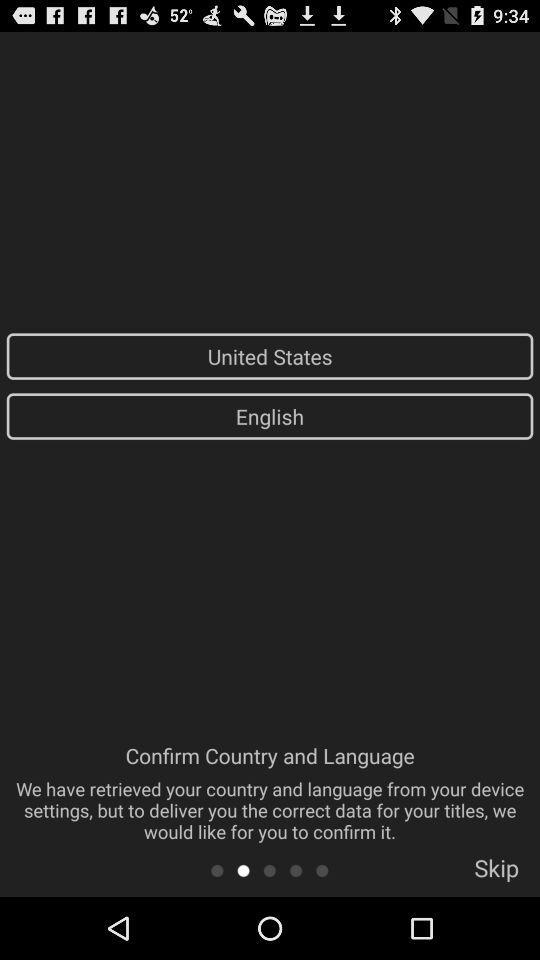 The width and height of the screenshot is (540, 960). I want to click on first page, so click(216, 869).